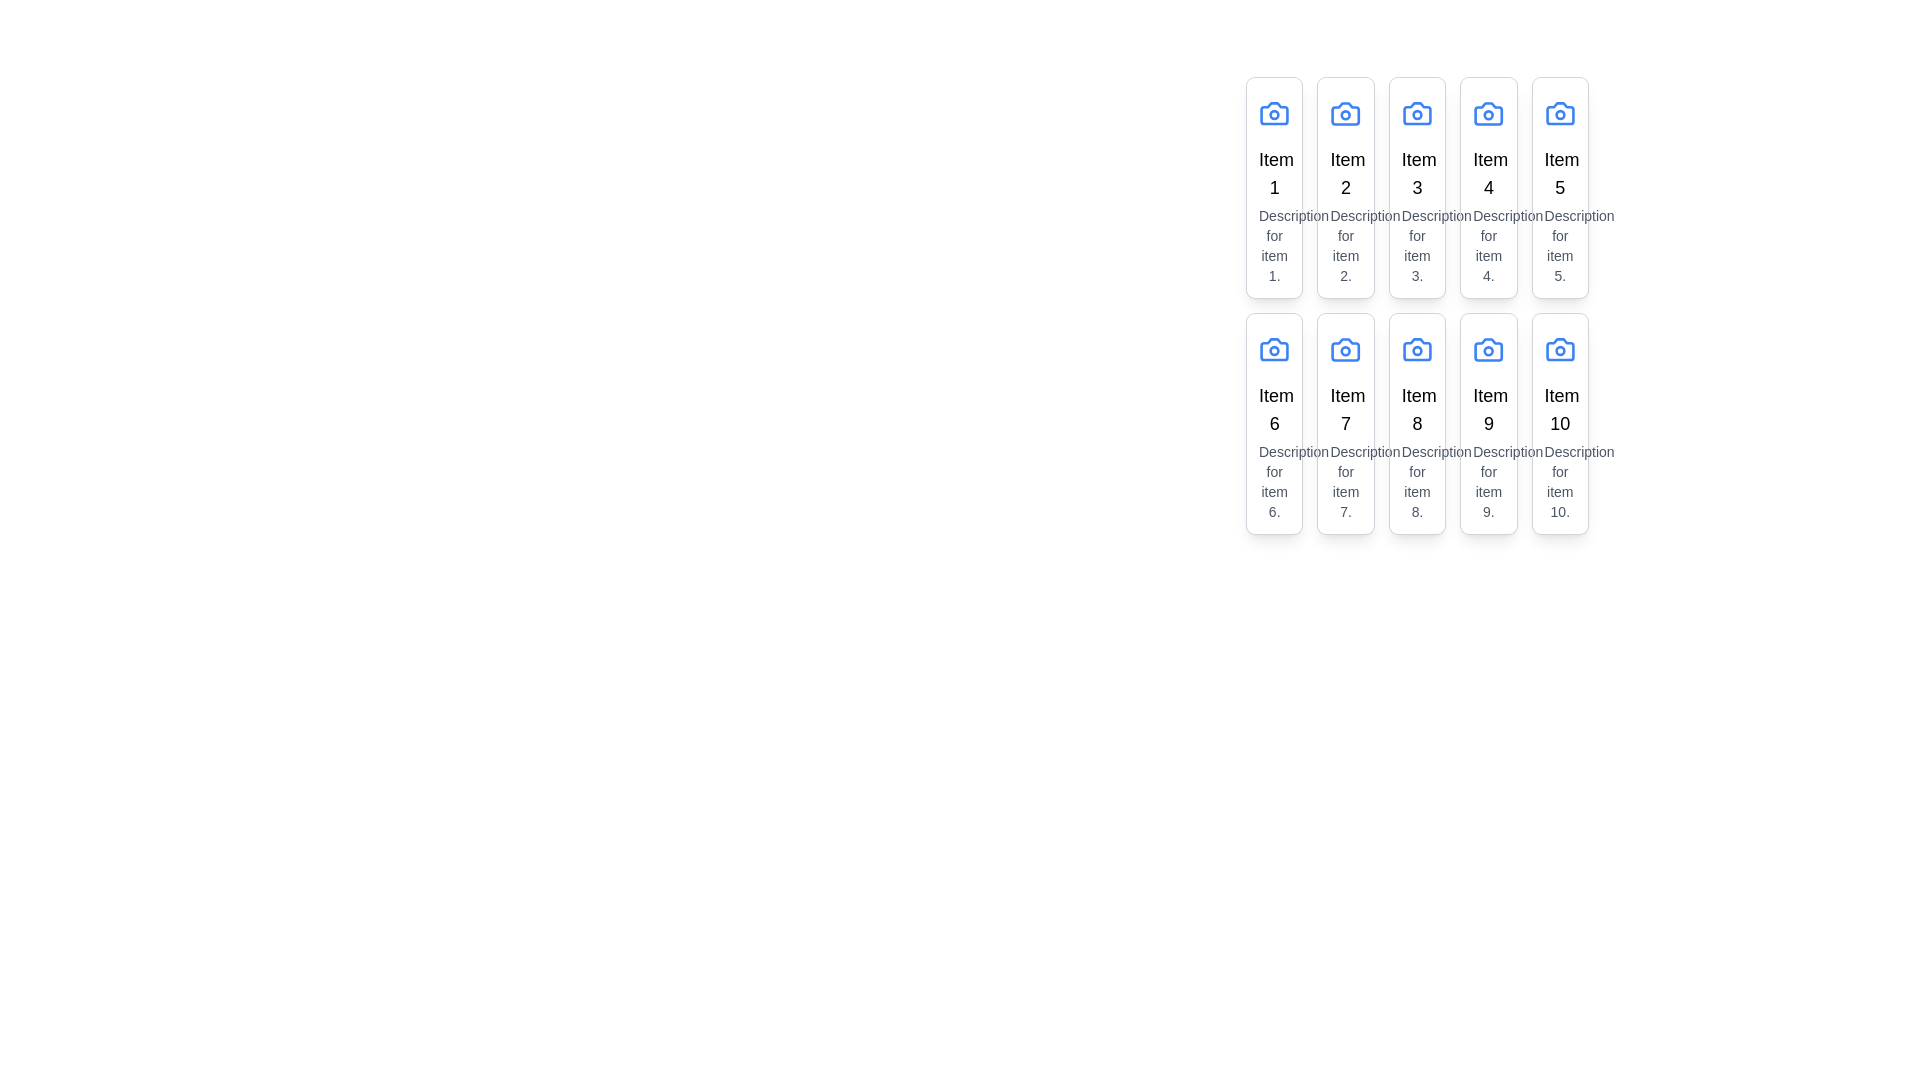  What do you see at coordinates (1488, 408) in the screenshot?
I see `the static text label "Description for item 9" located in the second card of the second row in the grid layout, which serves as a title for the associated content` at bounding box center [1488, 408].